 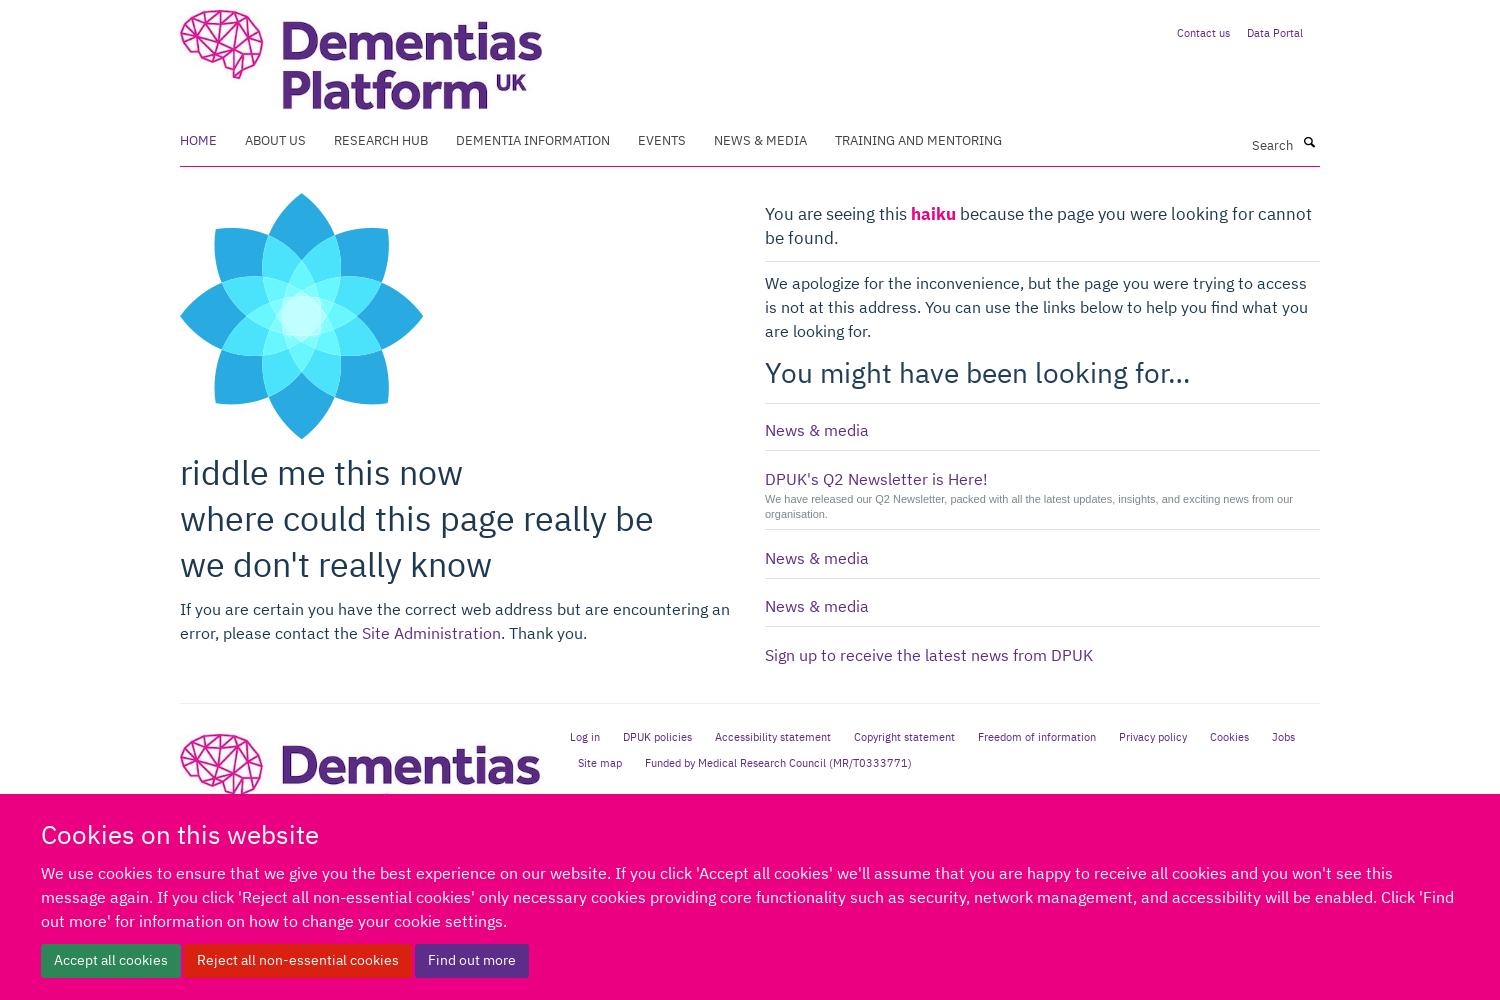 I want to click on 'haiku', so click(x=933, y=212).